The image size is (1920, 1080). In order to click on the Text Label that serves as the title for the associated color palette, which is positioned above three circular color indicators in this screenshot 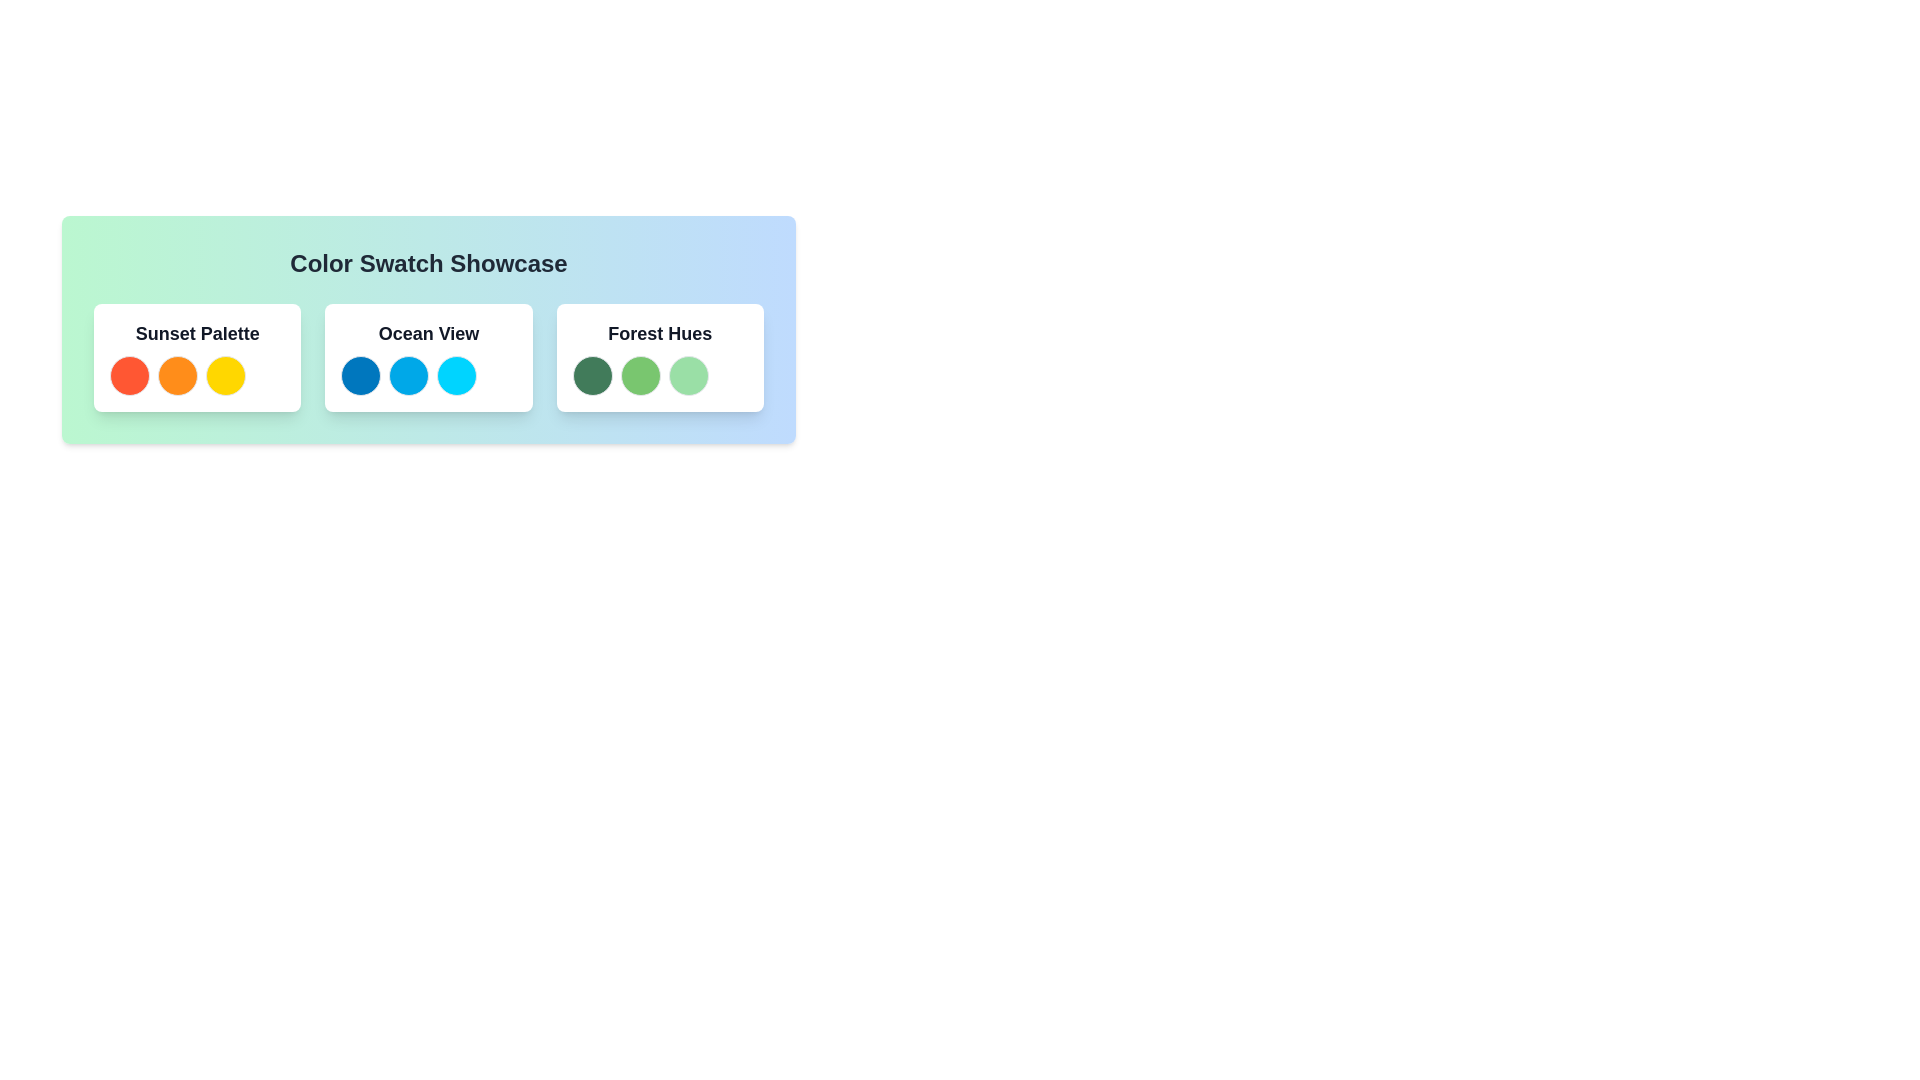, I will do `click(427, 333)`.